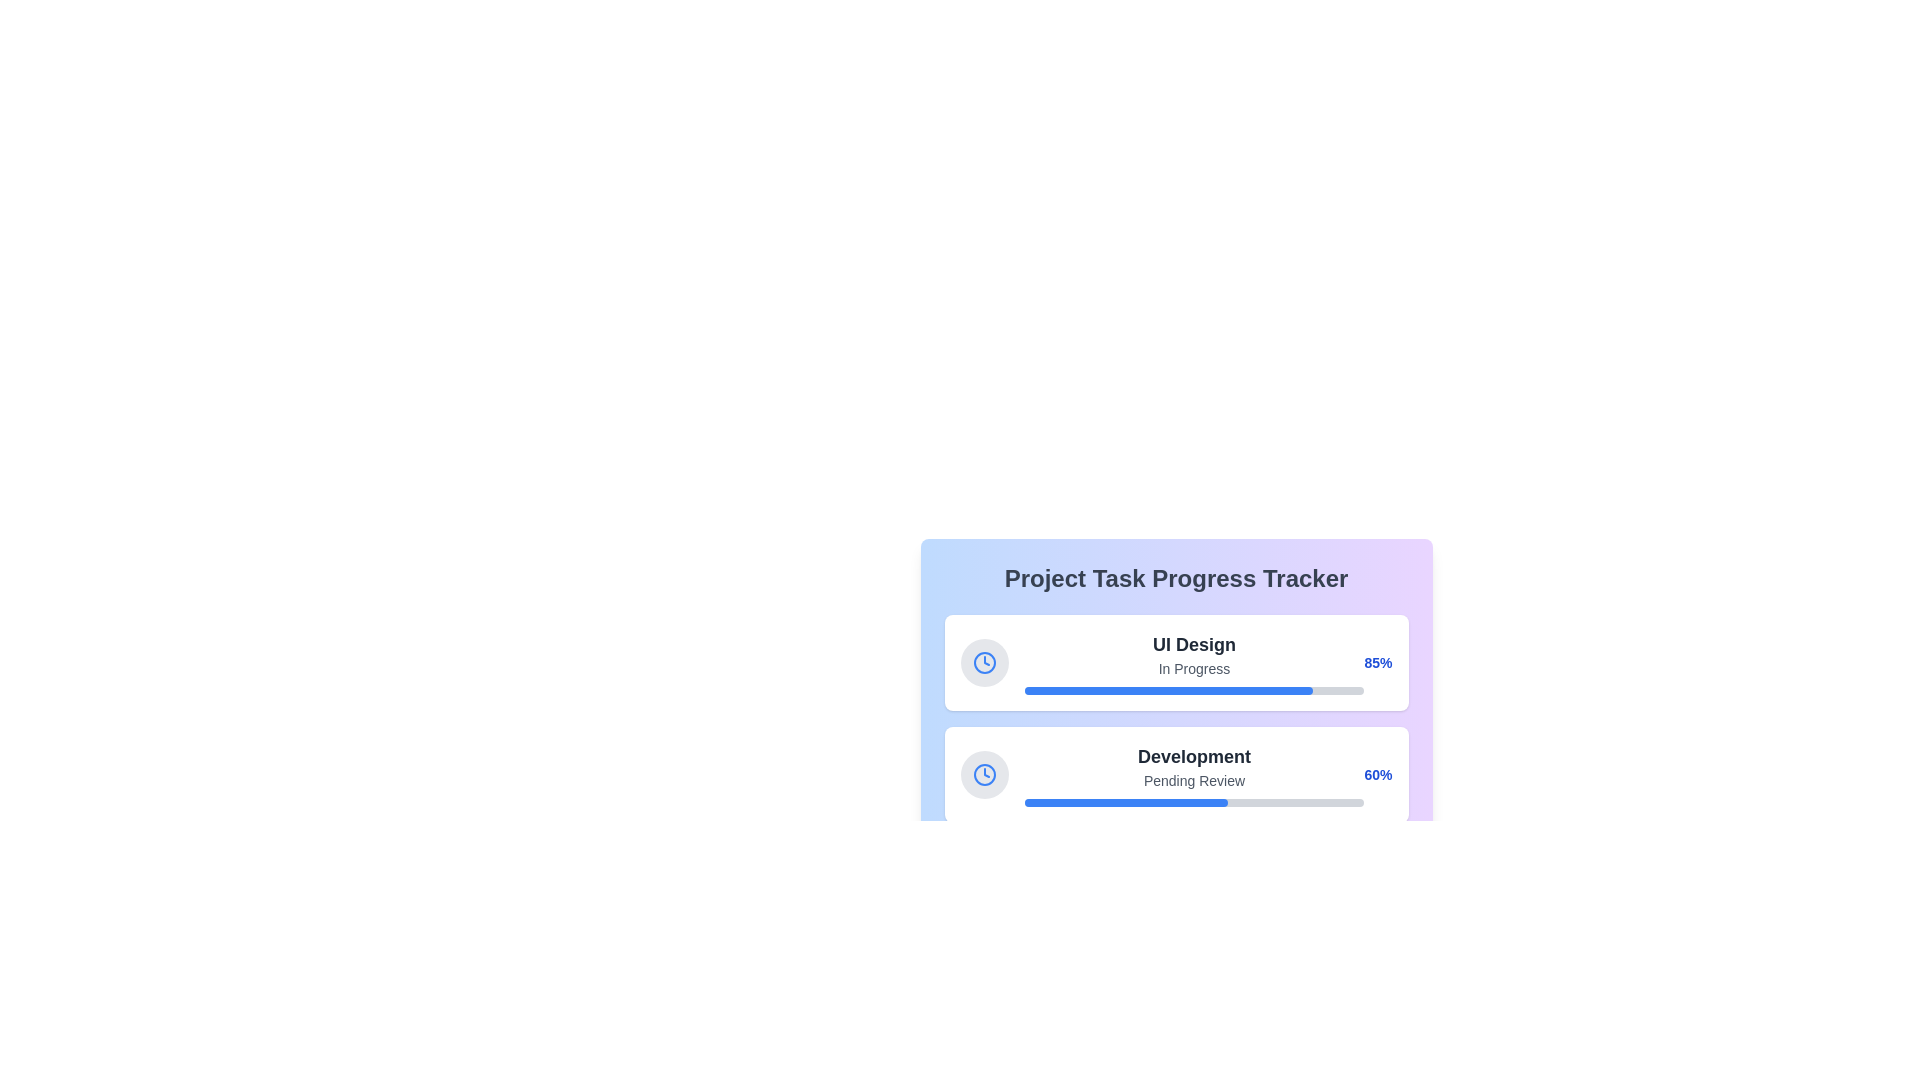  What do you see at coordinates (1168, 689) in the screenshot?
I see `progress bar showing 85% completion for the task 'UI Design' located under the 'Project Task Progress Tracker' heading` at bounding box center [1168, 689].